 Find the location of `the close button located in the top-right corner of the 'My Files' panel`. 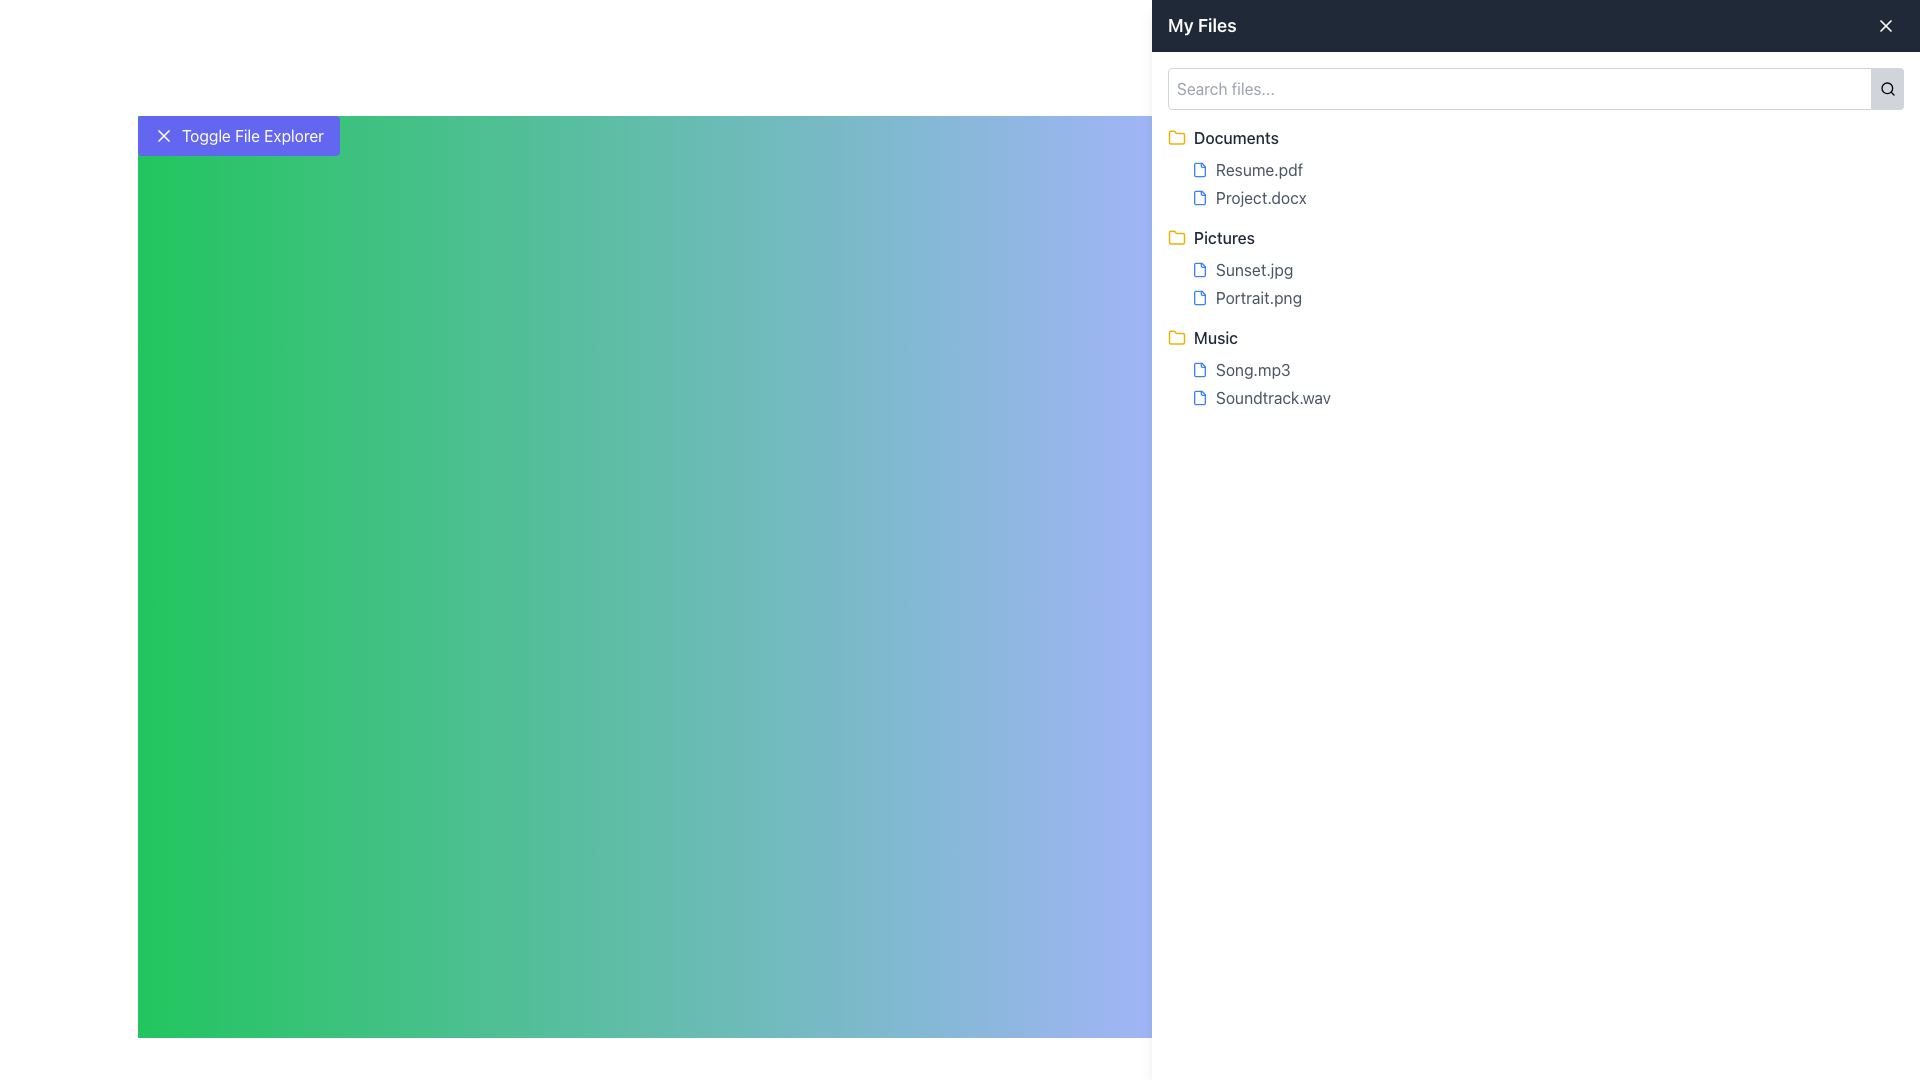

the close button located in the top-right corner of the 'My Files' panel is located at coordinates (1885, 26).